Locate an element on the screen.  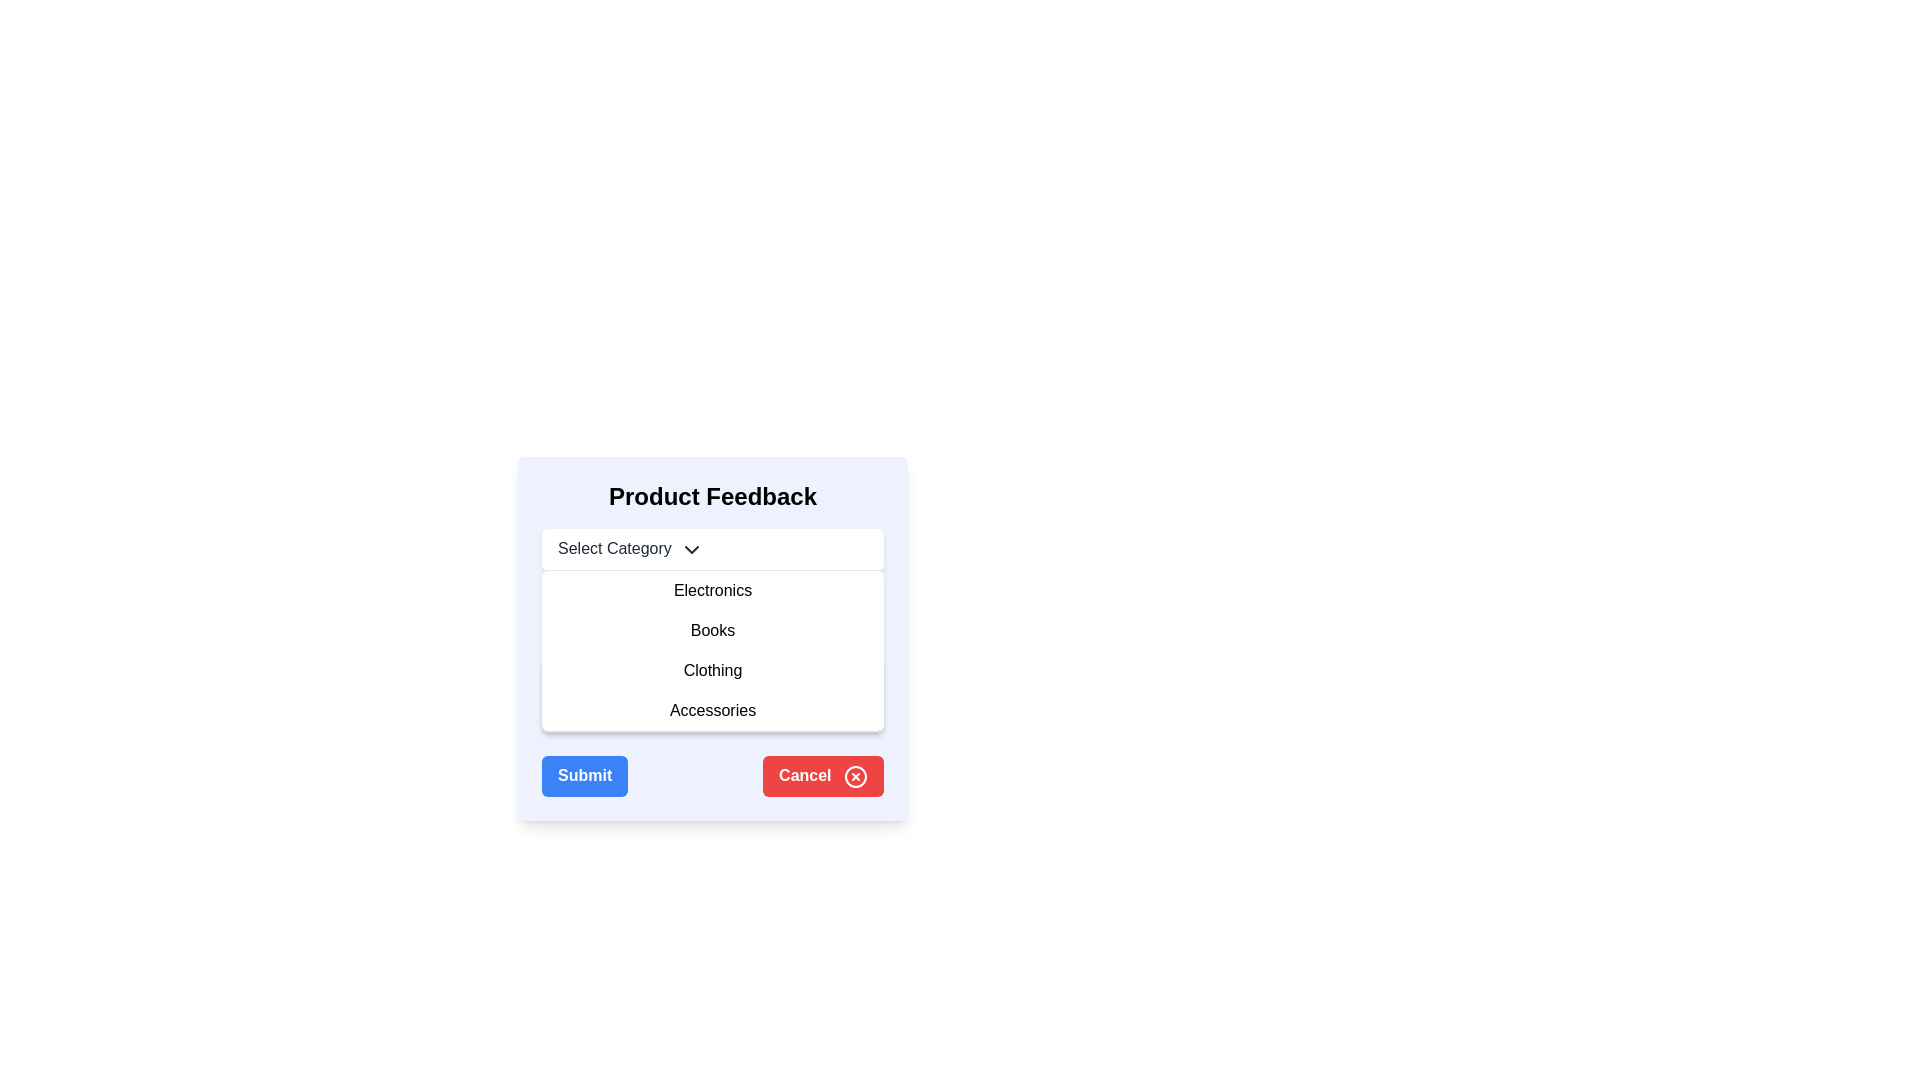
the 'Clothing' category in the dropdown menu to visualize the hover effect is located at coordinates (713, 670).